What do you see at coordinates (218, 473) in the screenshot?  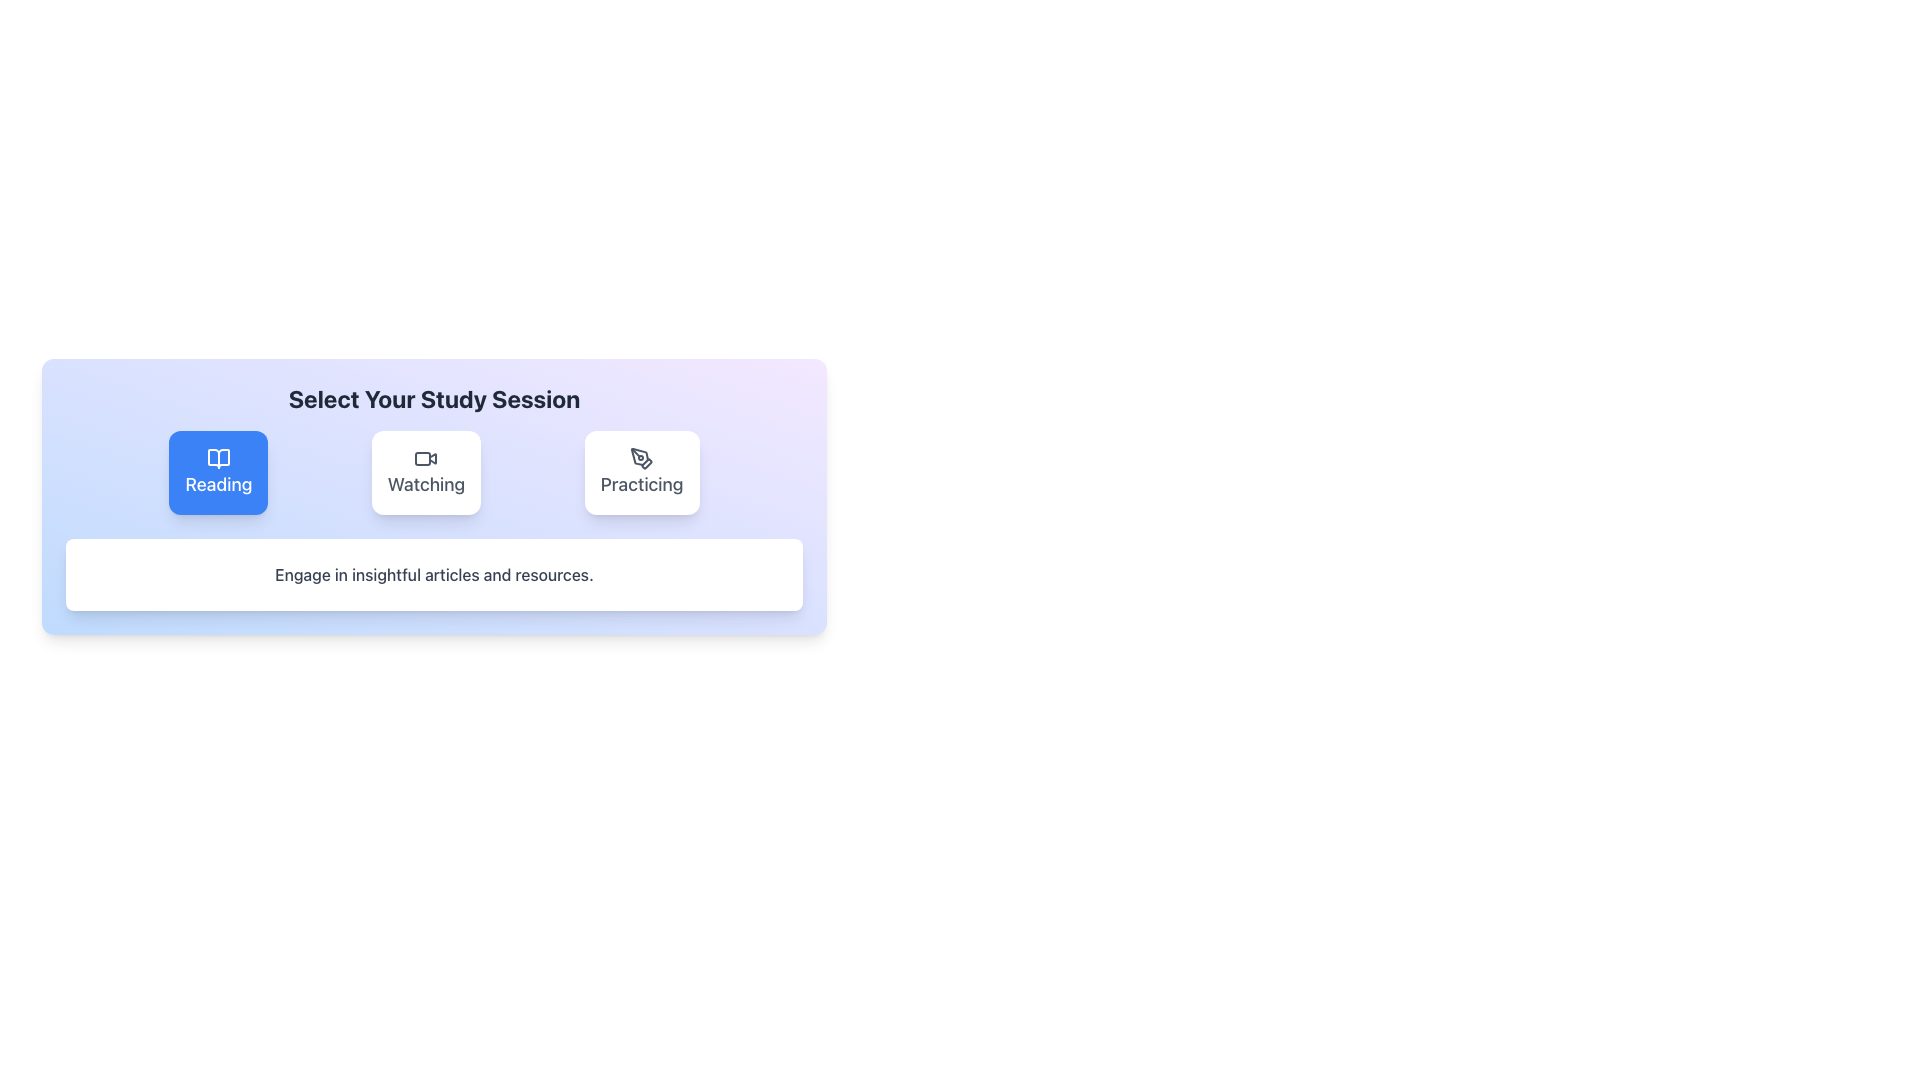 I see `the 'Reading' interactive button with a blue background and white text` at bounding box center [218, 473].